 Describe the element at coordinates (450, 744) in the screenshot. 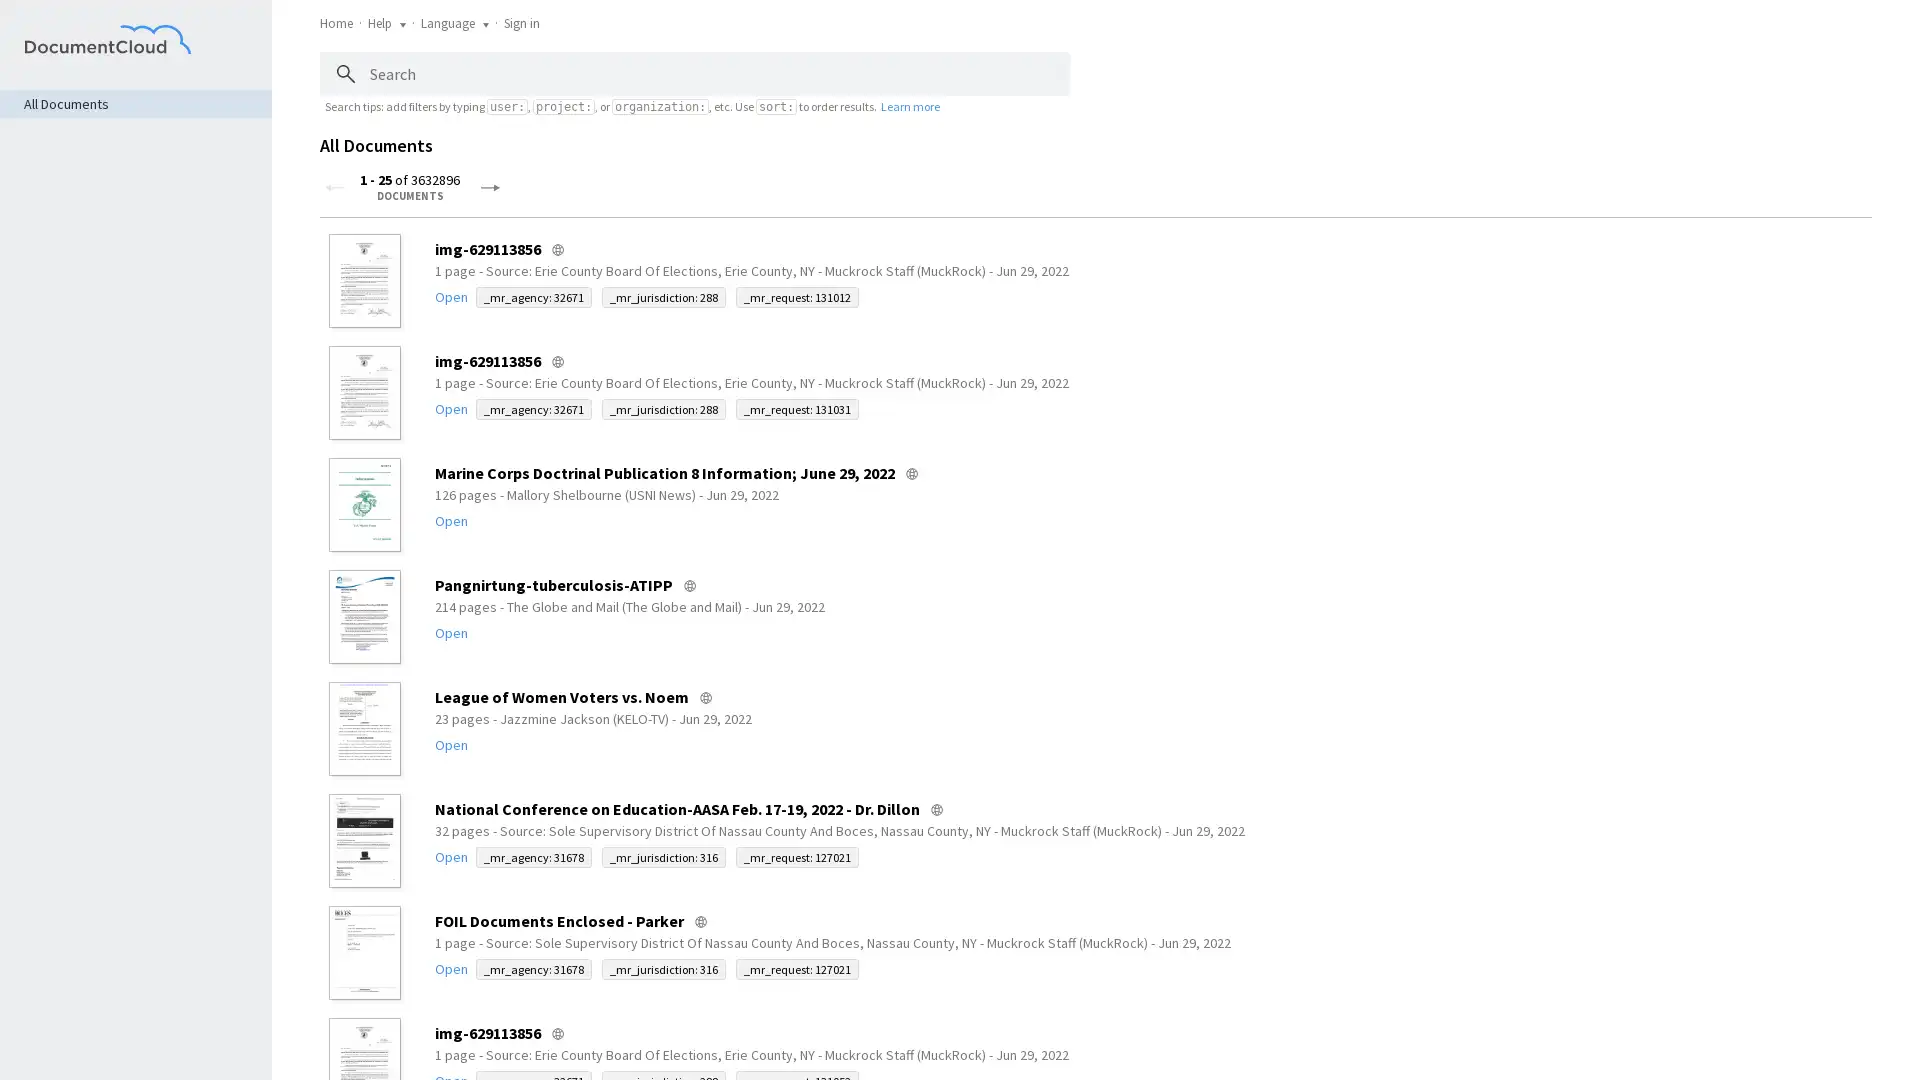

I see `Open` at that location.